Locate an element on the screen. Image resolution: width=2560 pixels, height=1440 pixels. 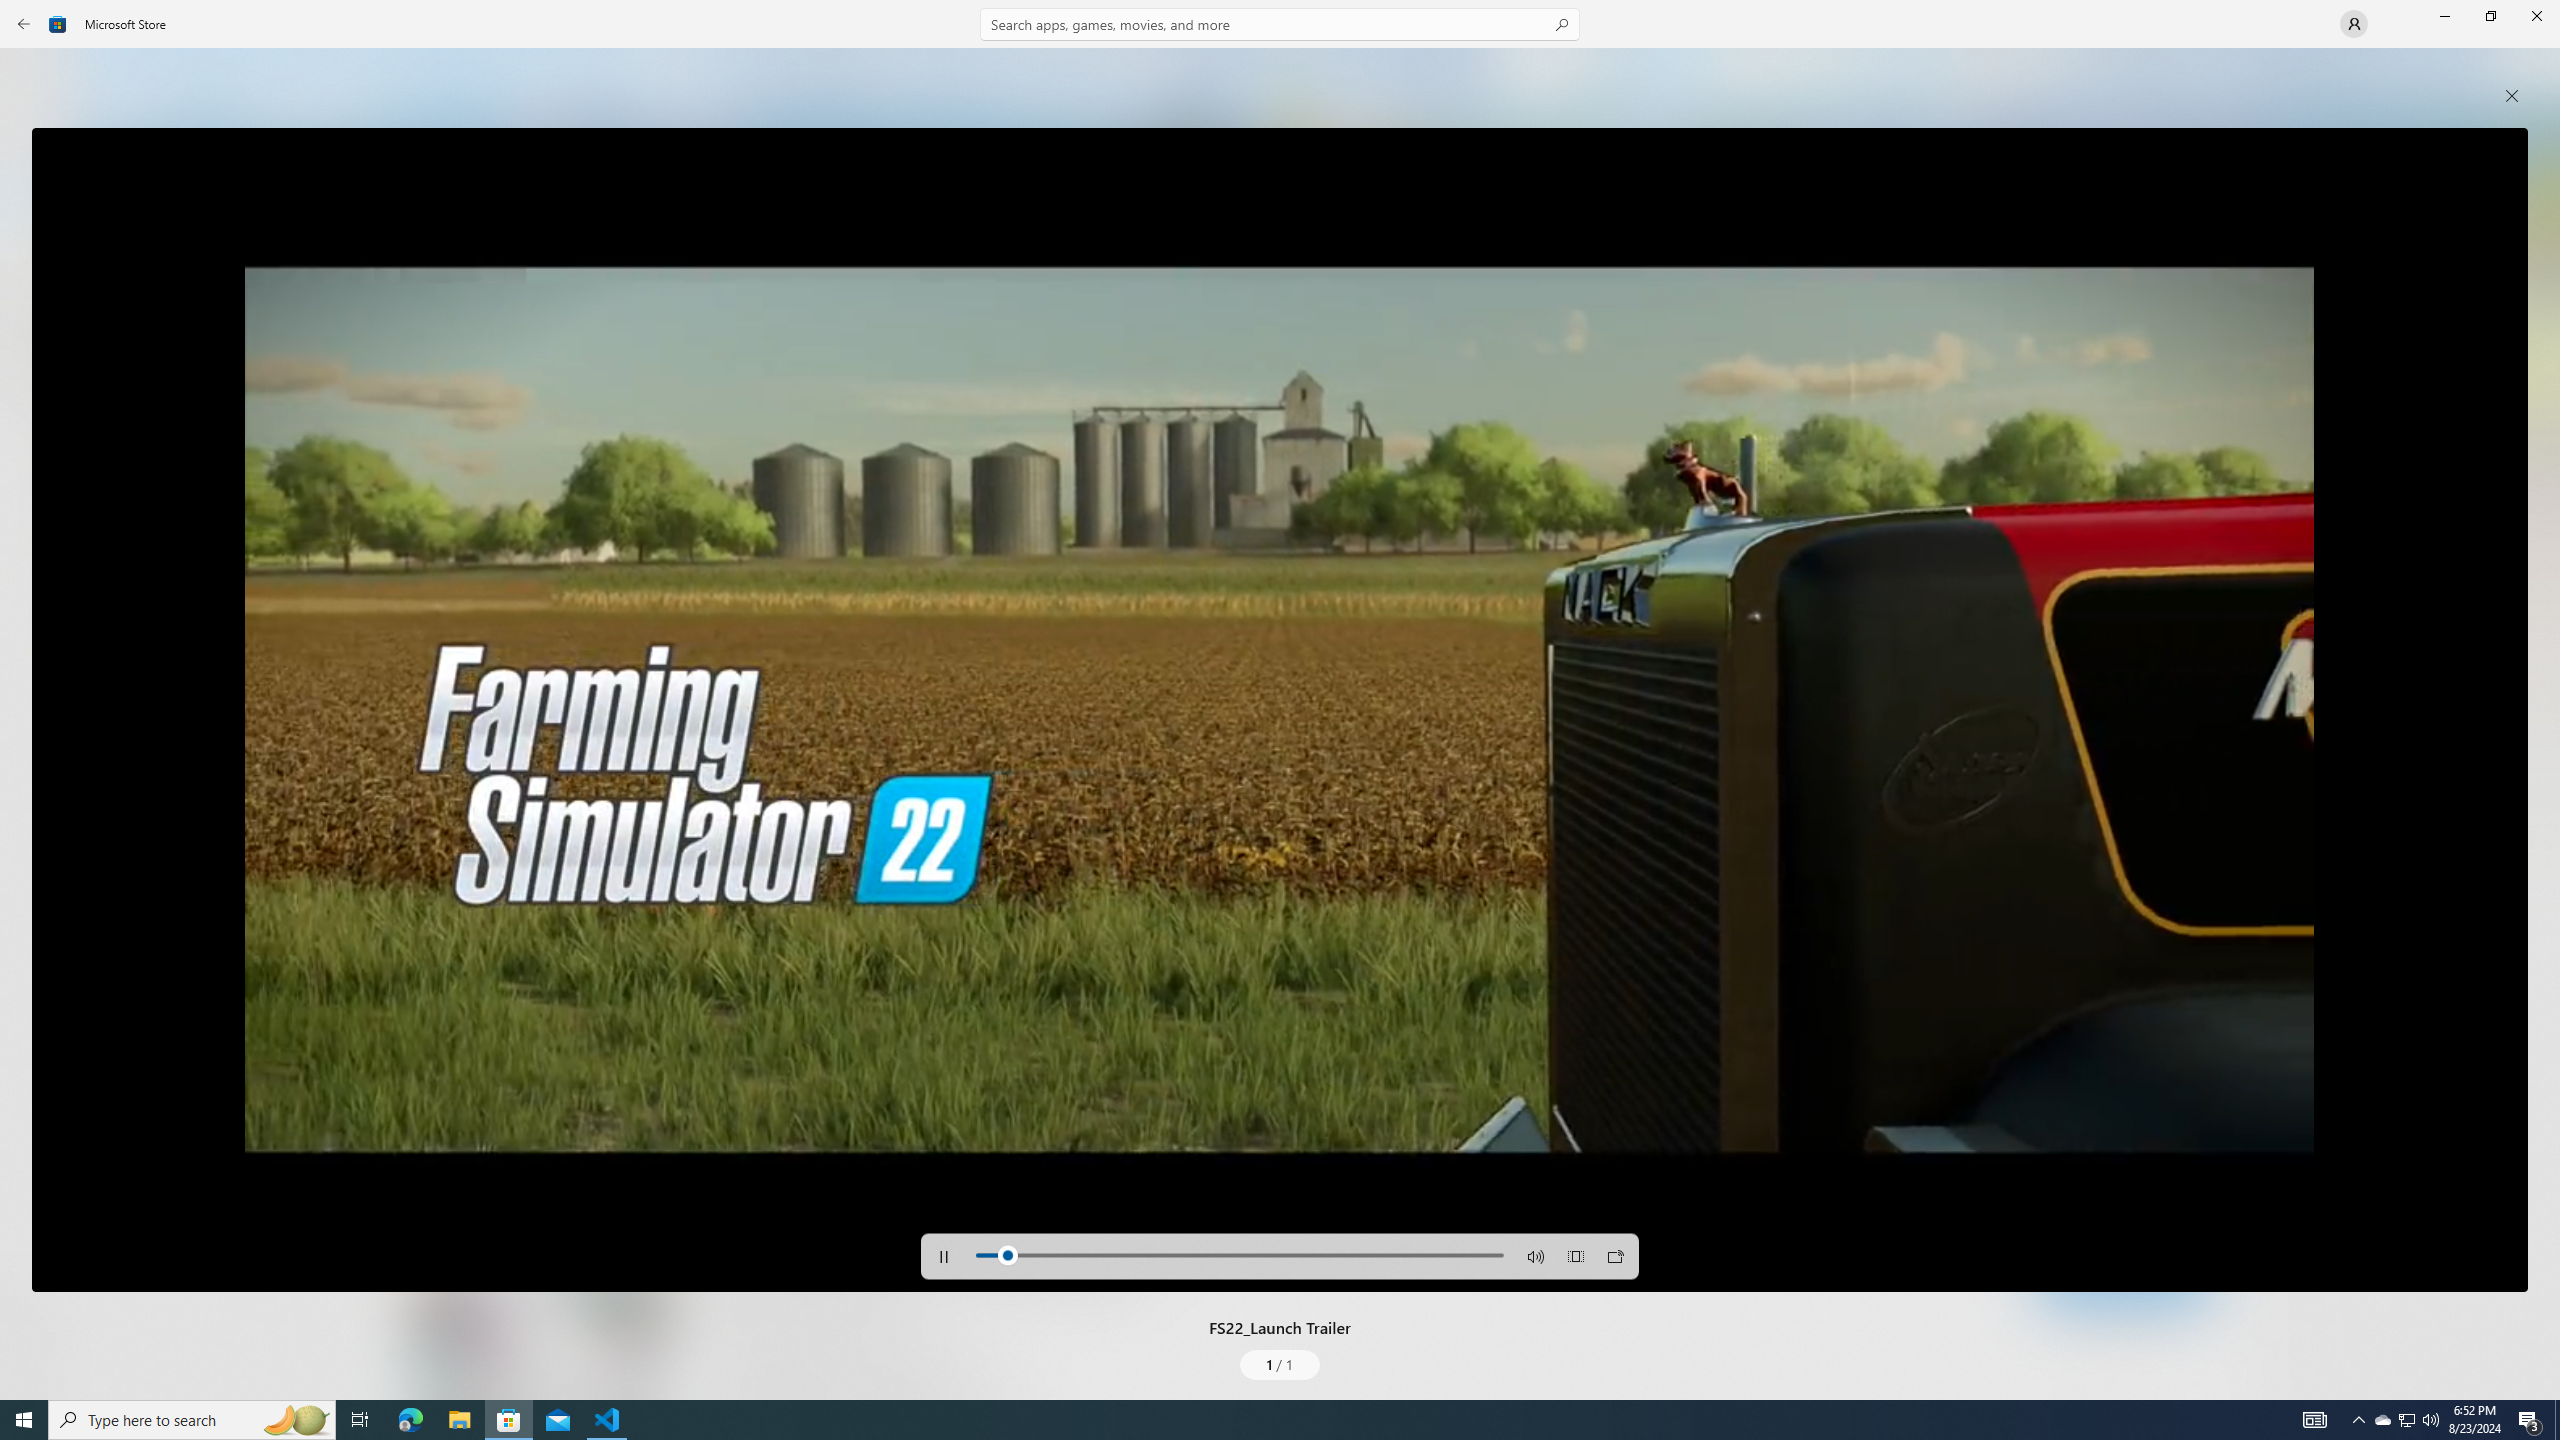
'Pause' is located at coordinates (943, 1255).